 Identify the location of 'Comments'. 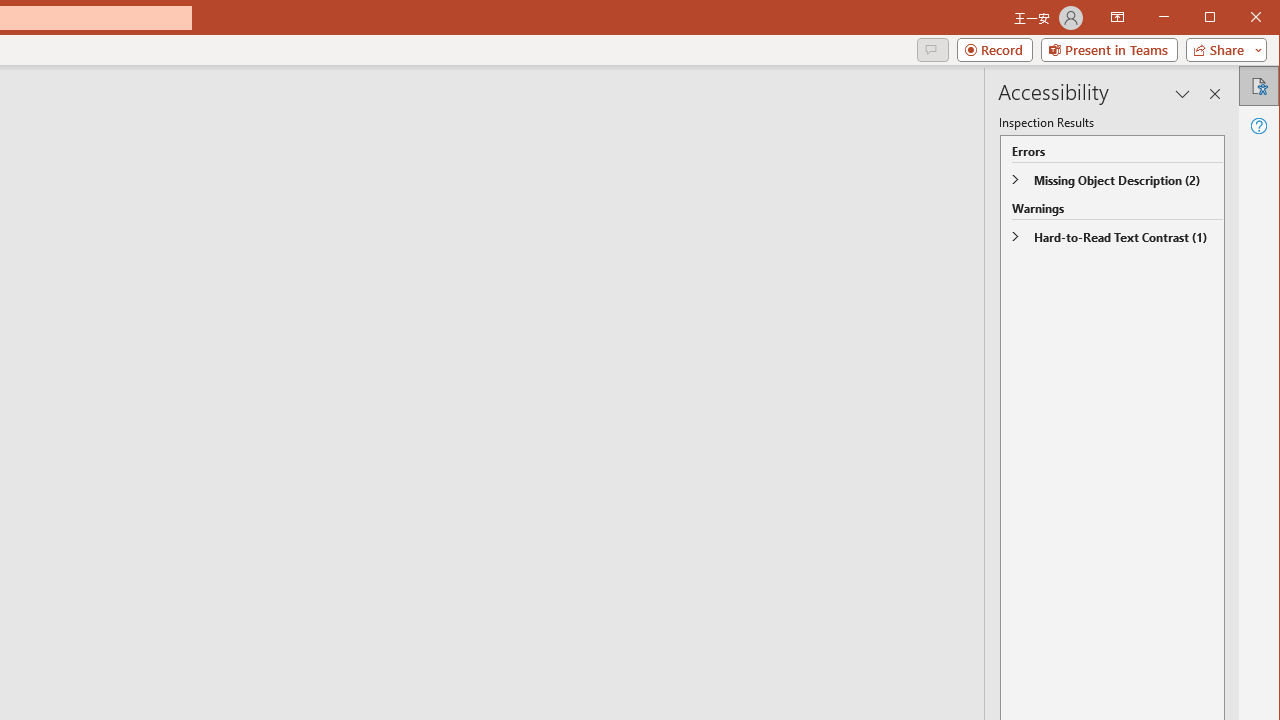
(931, 49).